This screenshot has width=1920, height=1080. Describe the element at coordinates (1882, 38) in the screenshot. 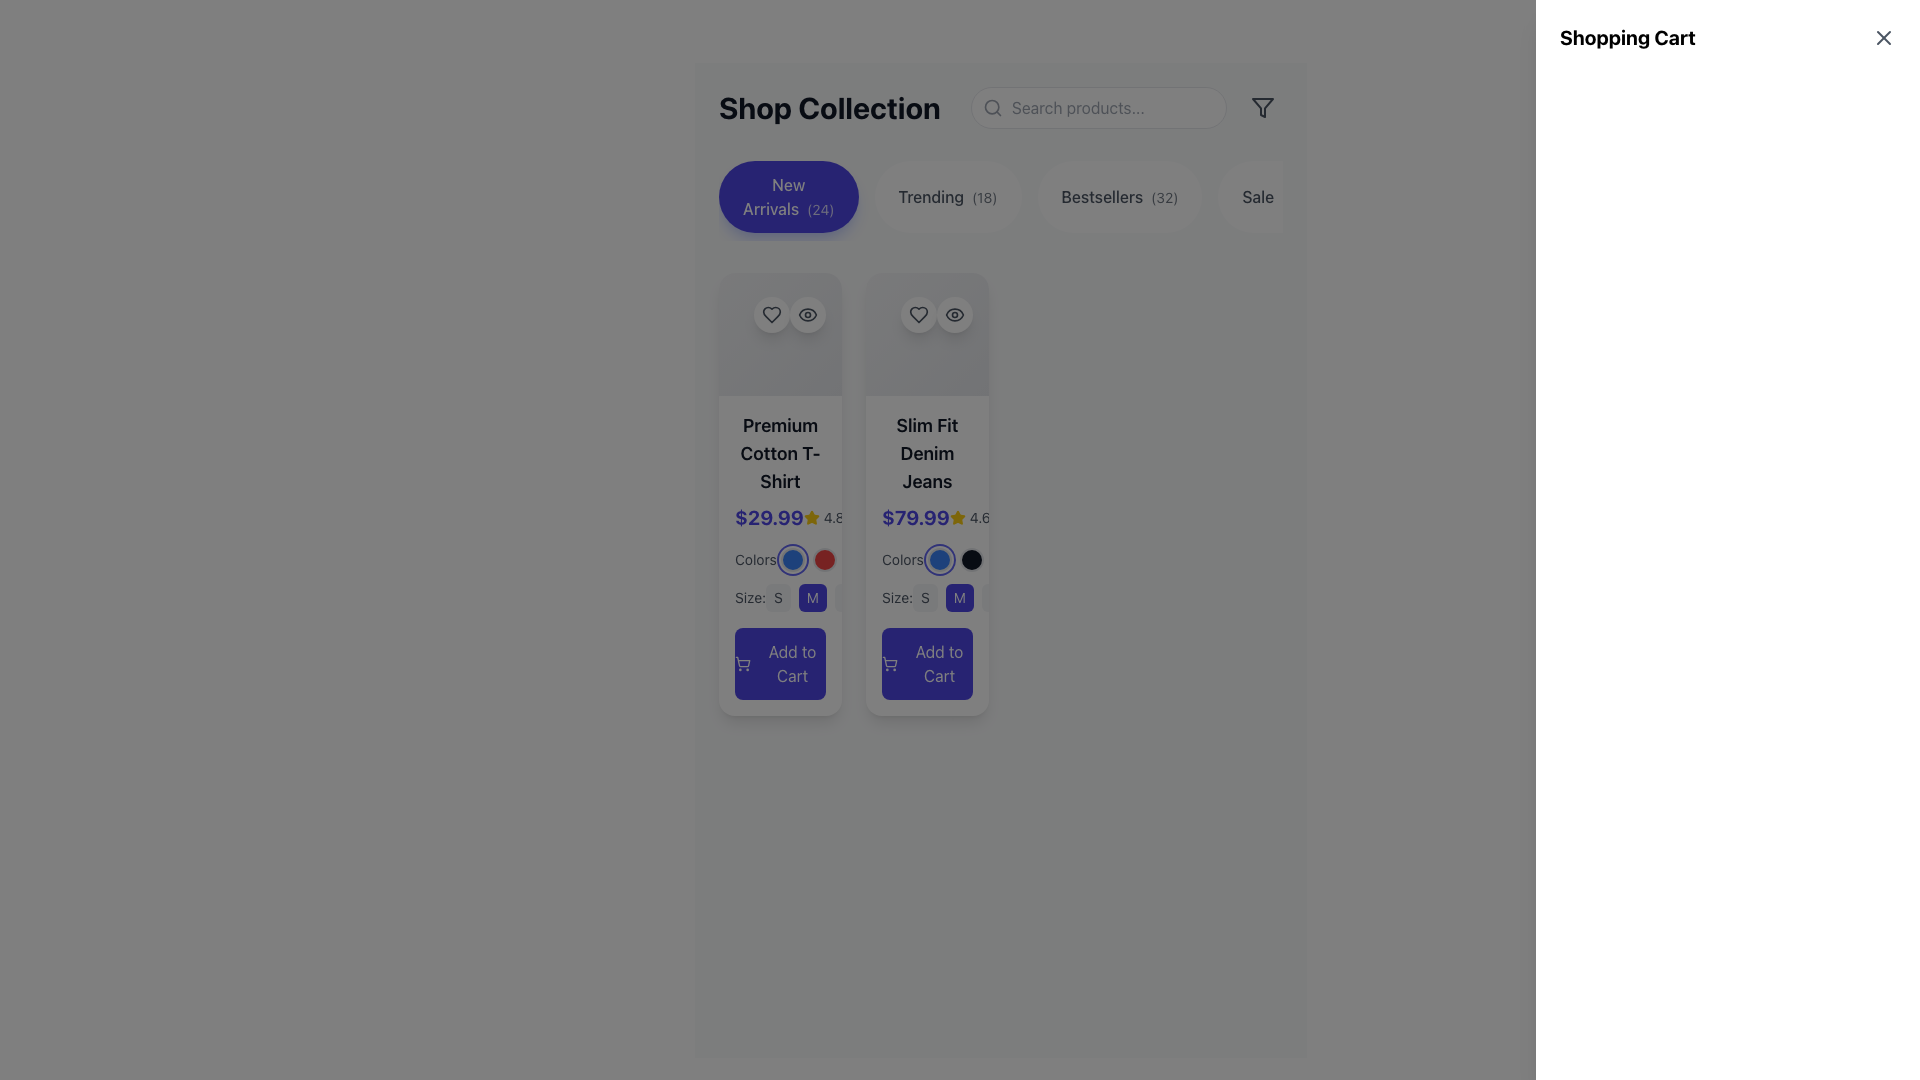

I see `the close icon represented by a simple cross symbol located in the top-right corner of the interface near the 'Shopping Cart' title` at that location.